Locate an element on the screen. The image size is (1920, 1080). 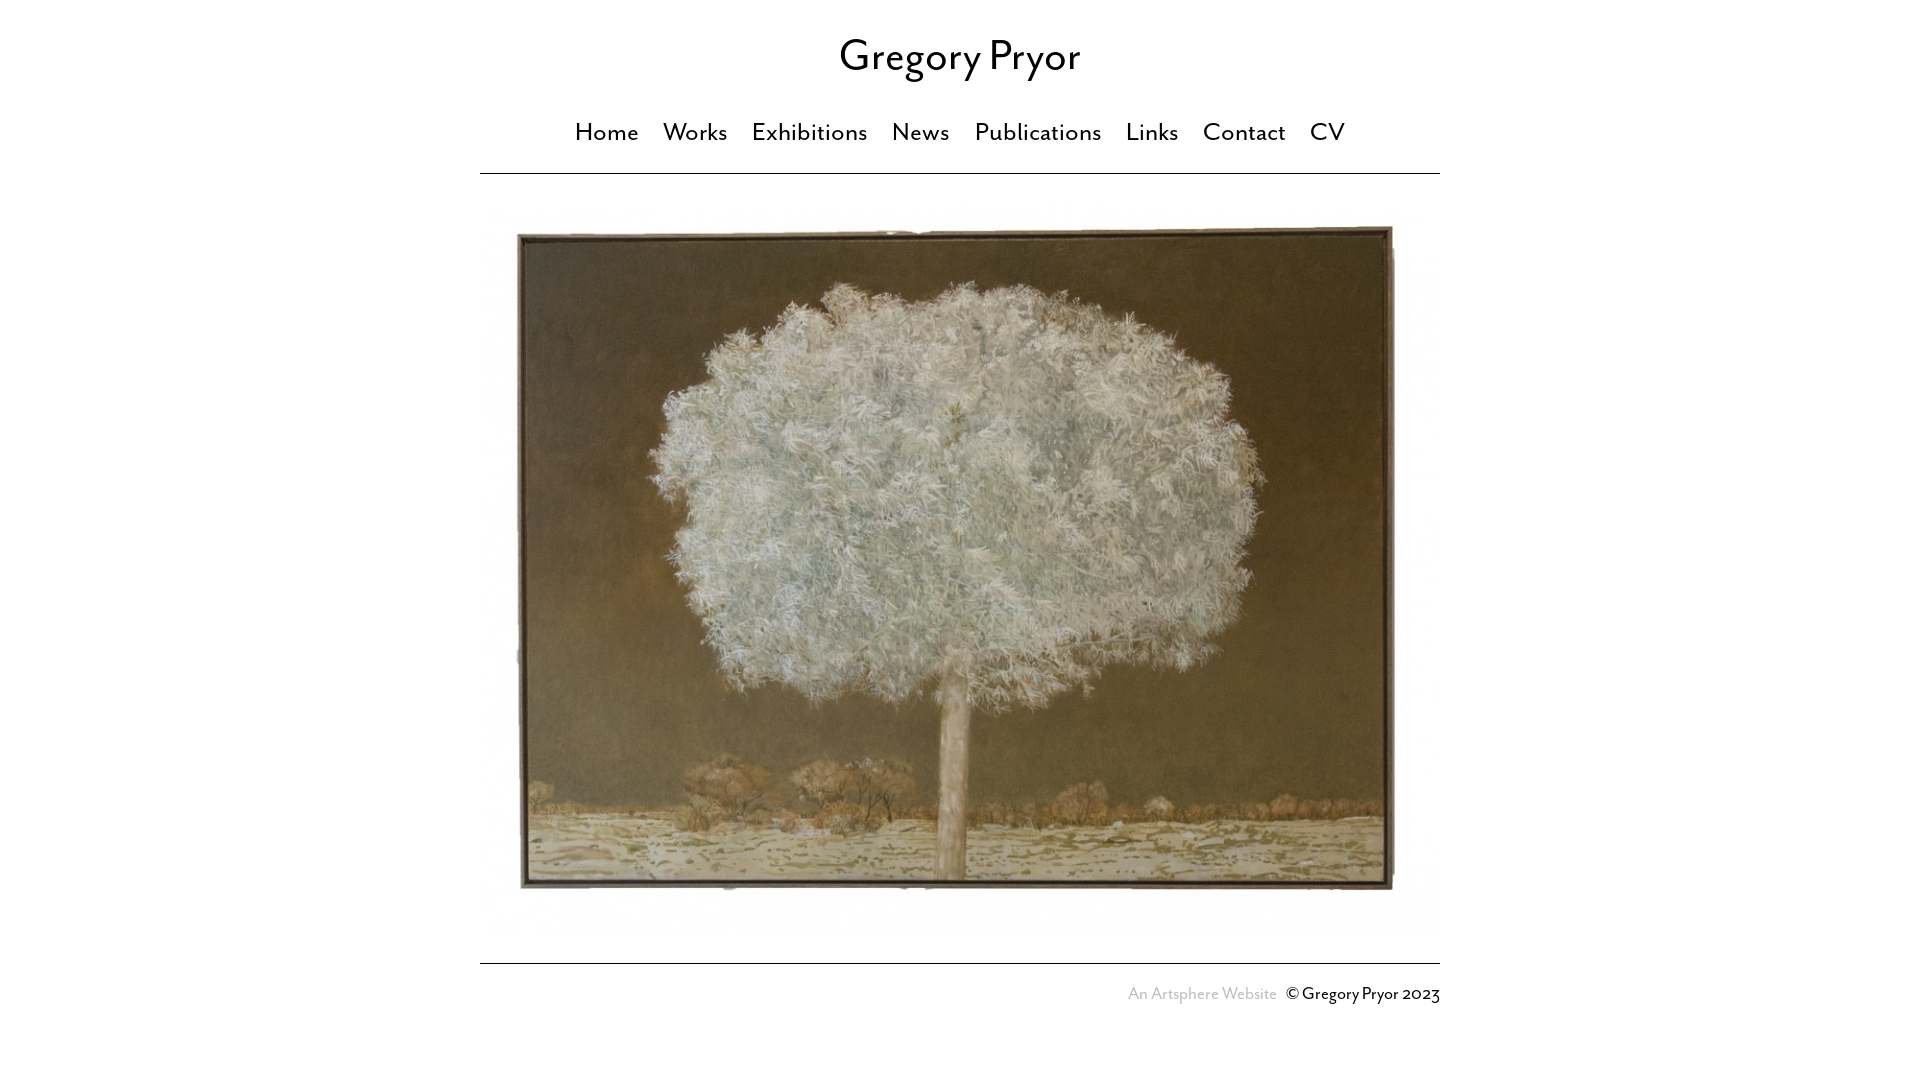
'Exhibitions' is located at coordinates (810, 131).